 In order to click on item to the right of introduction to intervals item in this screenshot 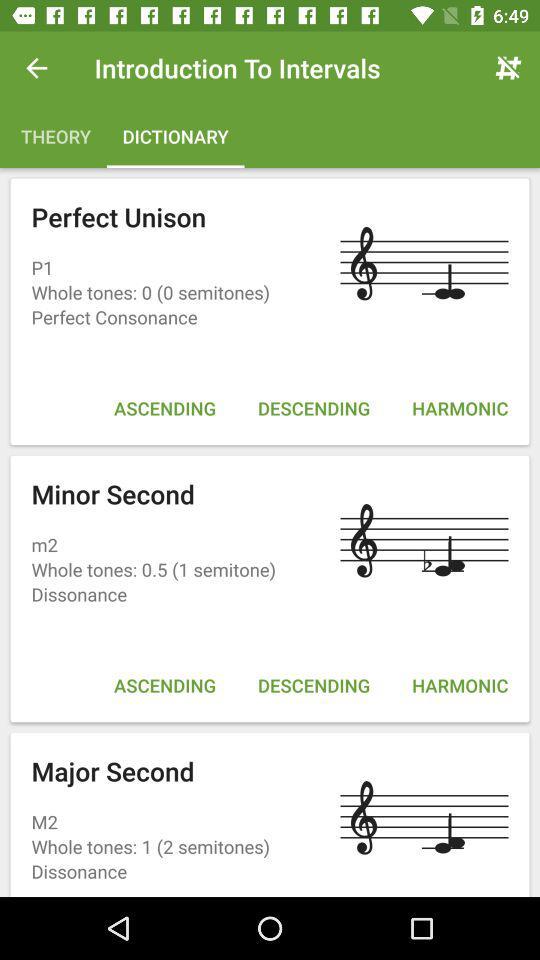, I will do `click(508, 68)`.